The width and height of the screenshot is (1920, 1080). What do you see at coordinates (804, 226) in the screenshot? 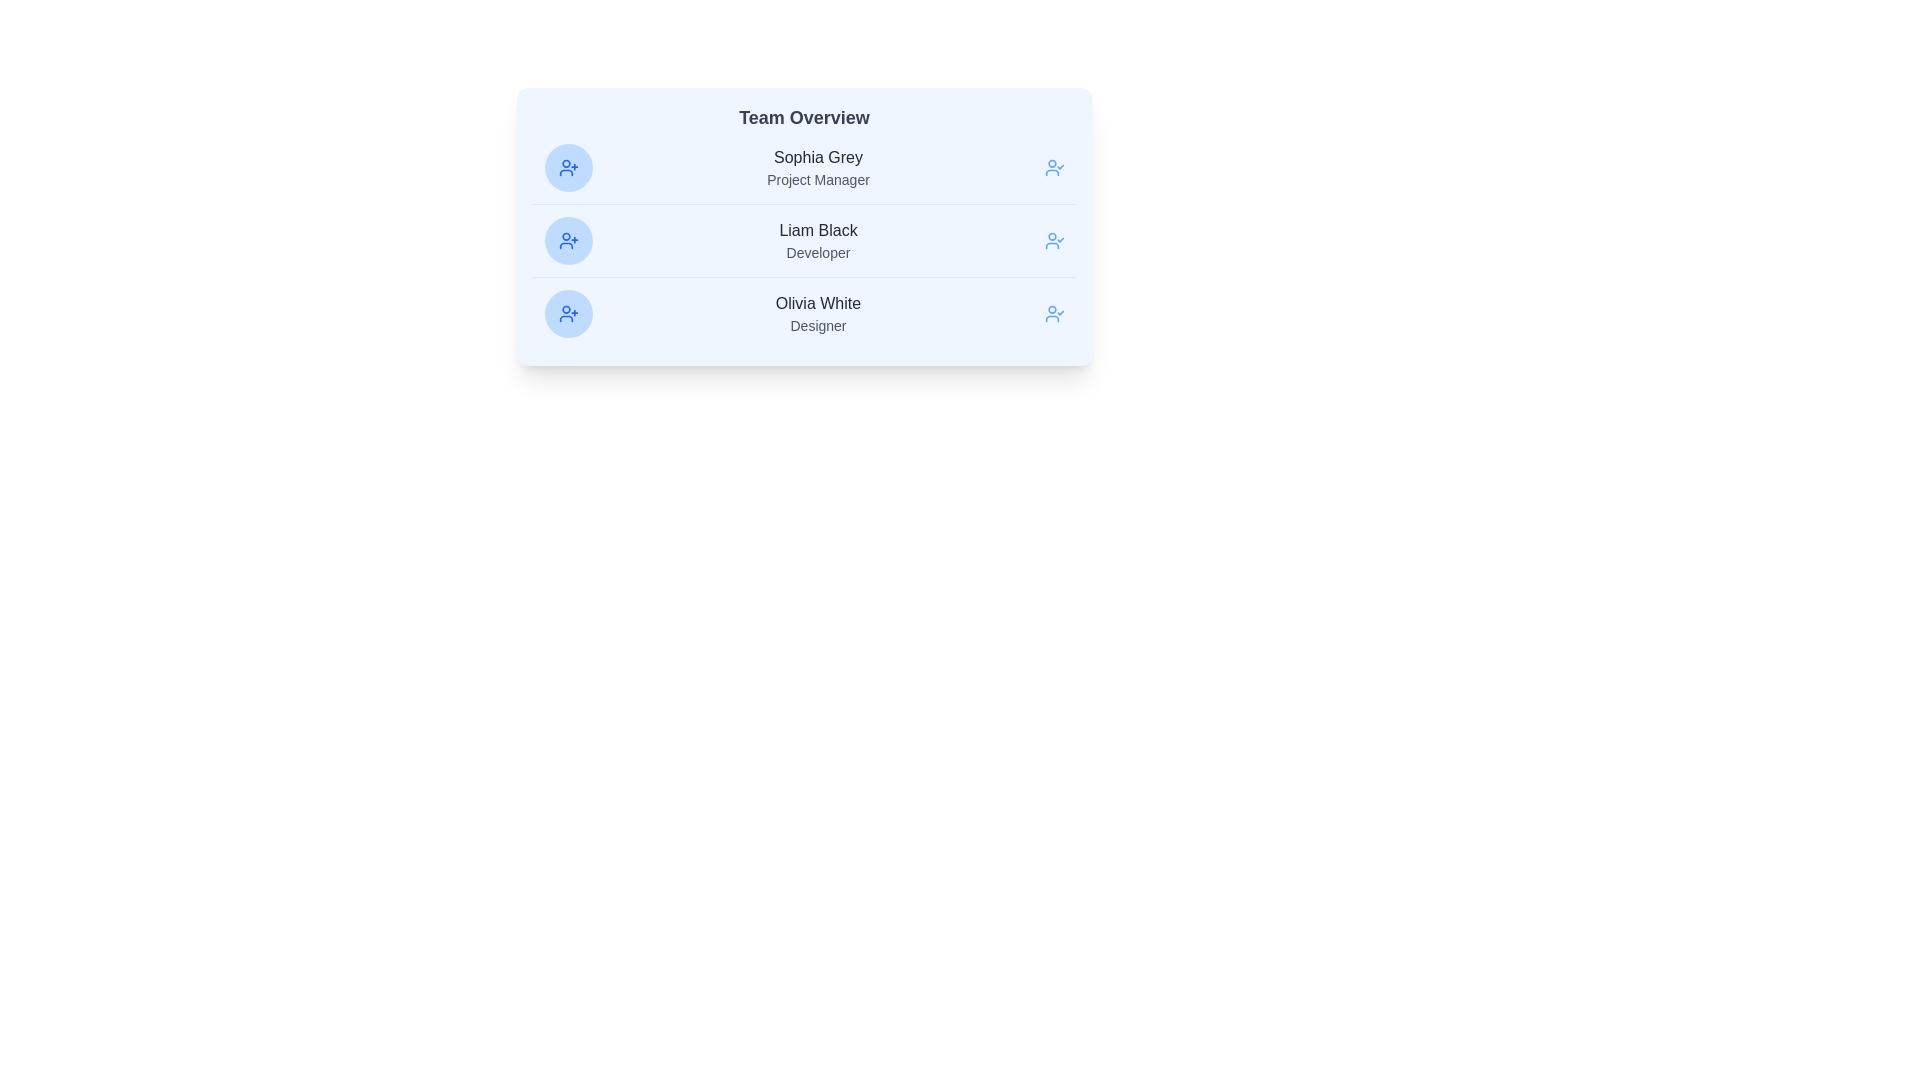
I see `the name in the Team member information card section` at bounding box center [804, 226].